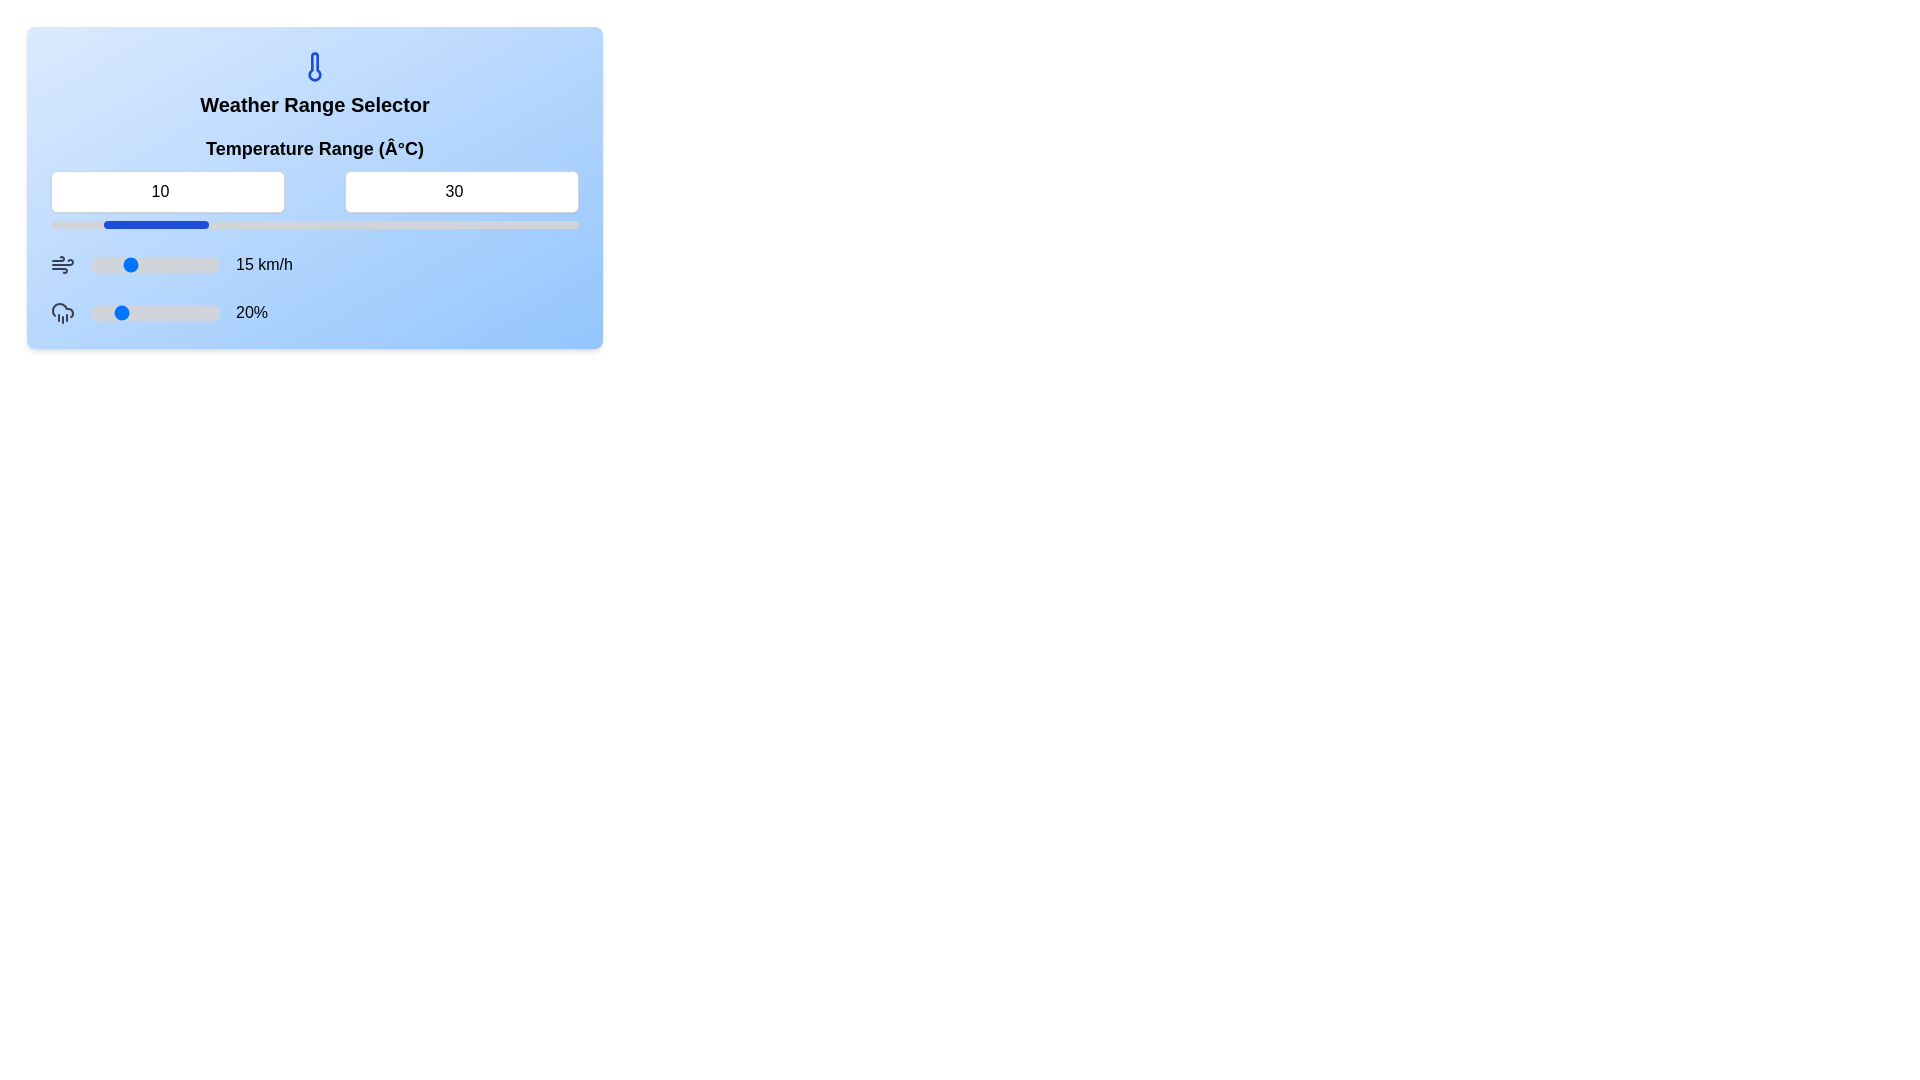 The width and height of the screenshot is (1920, 1080). What do you see at coordinates (62, 312) in the screenshot?
I see `the cloud with rain icon located to the left of the slider handle in the second slider group associated with the '20%' slider label` at bounding box center [62, 312].